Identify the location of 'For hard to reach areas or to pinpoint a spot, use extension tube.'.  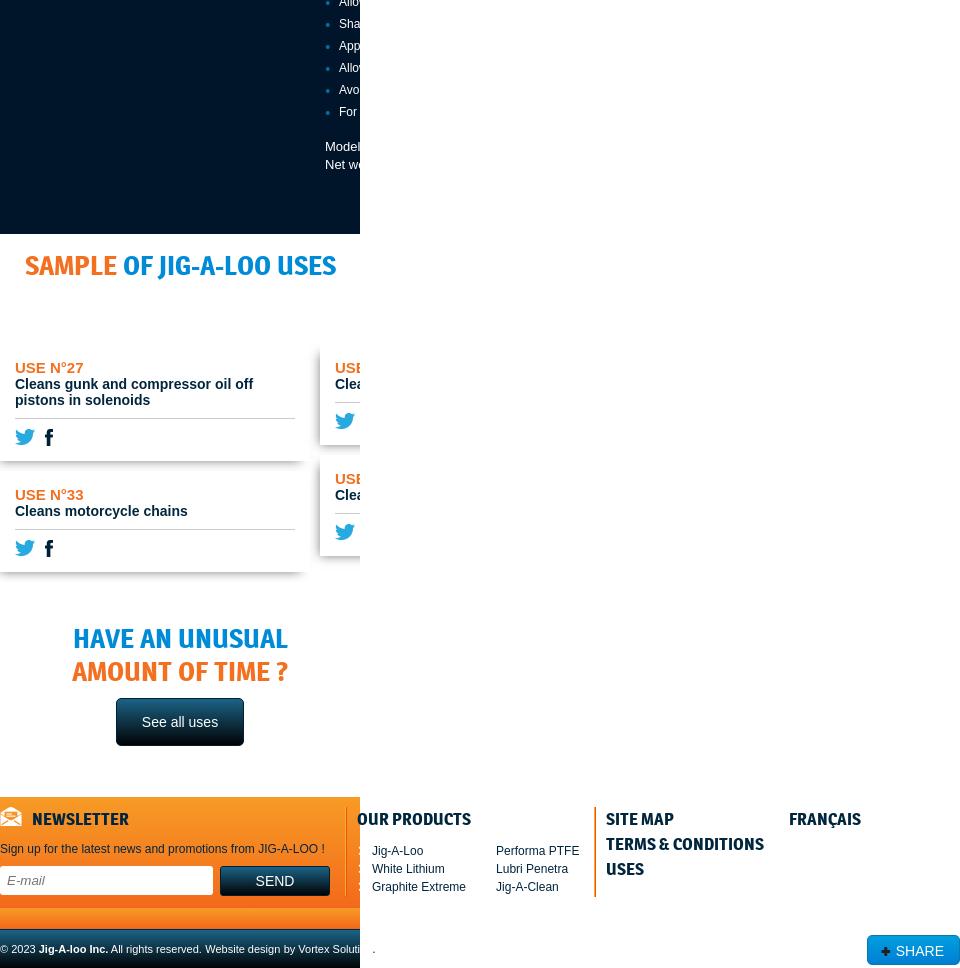
(510, 111).